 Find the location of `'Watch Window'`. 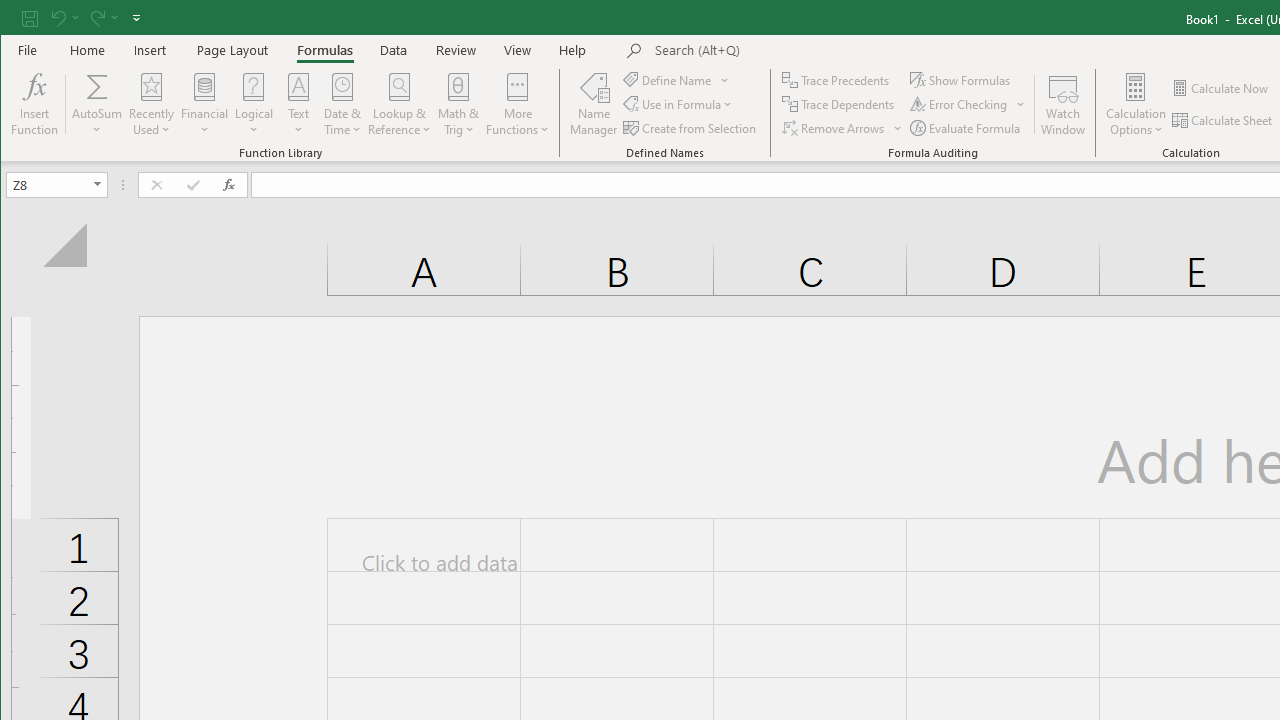

'Watch Window' is located at coordinates (1062, 104).